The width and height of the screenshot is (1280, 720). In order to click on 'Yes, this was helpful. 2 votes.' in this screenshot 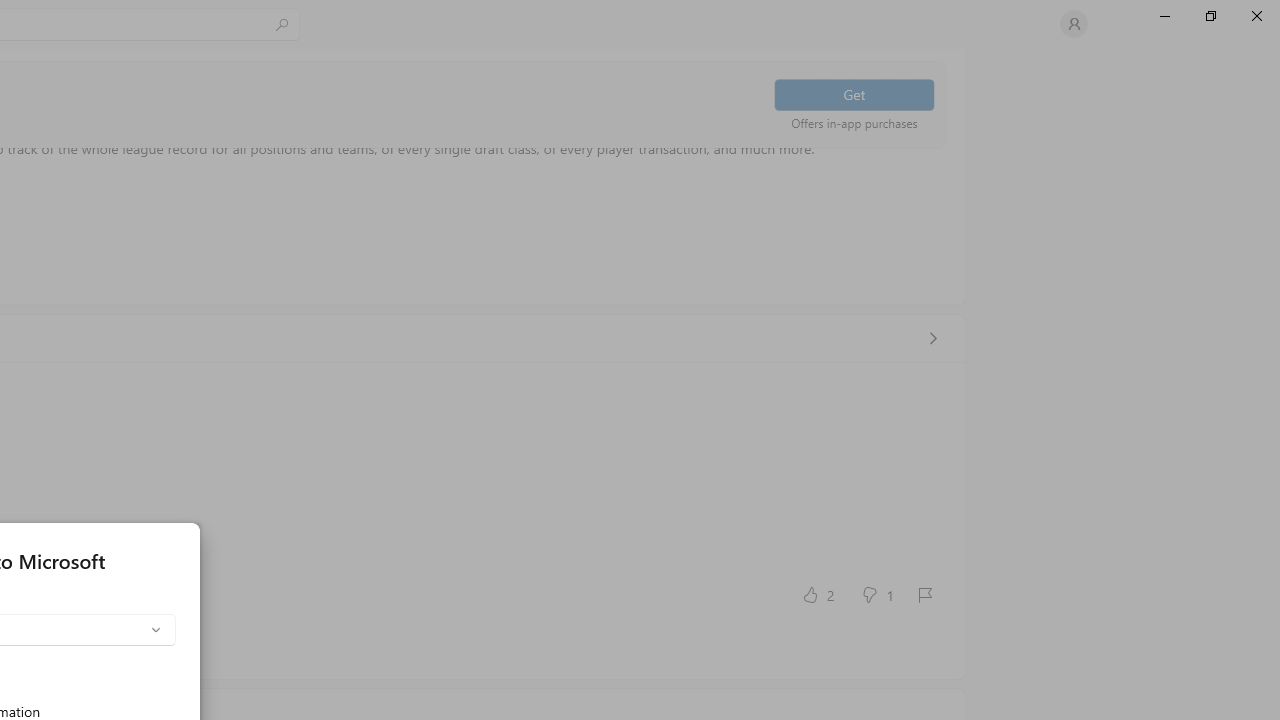, I will do `click(817, 593)`.